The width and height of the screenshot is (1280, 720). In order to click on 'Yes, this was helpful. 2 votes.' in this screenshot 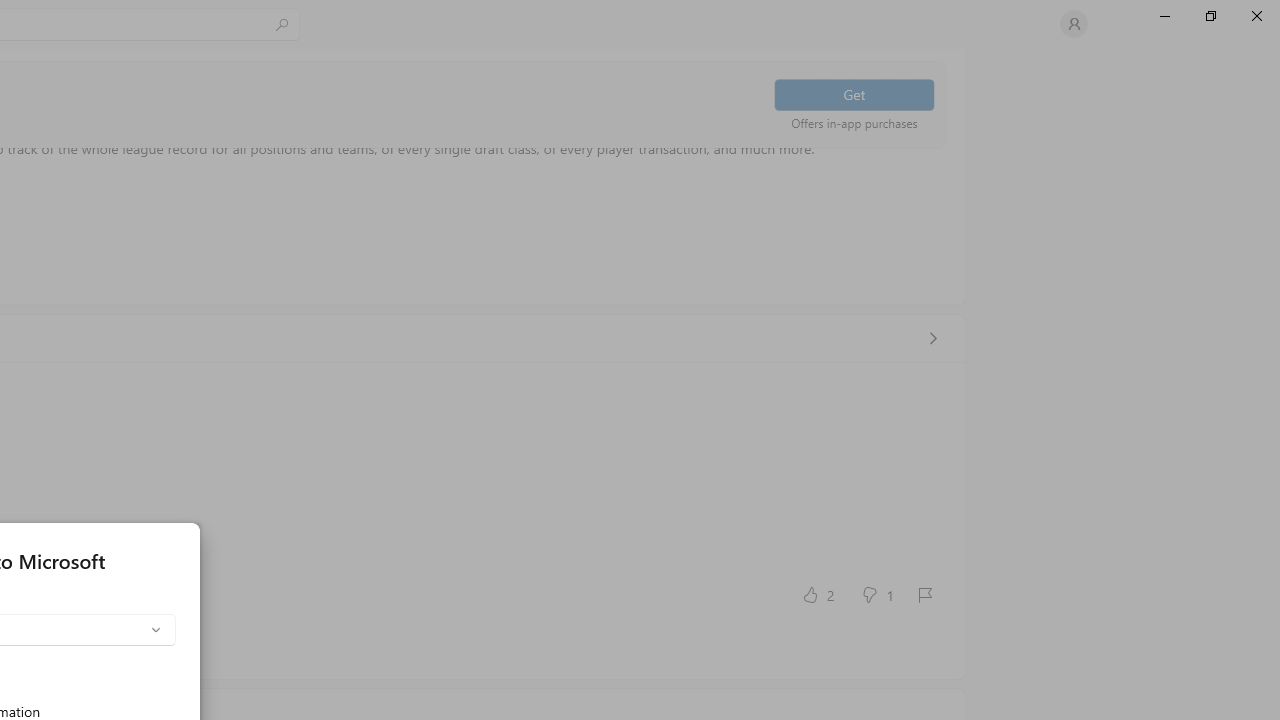, I will do `click(817, 593)`.